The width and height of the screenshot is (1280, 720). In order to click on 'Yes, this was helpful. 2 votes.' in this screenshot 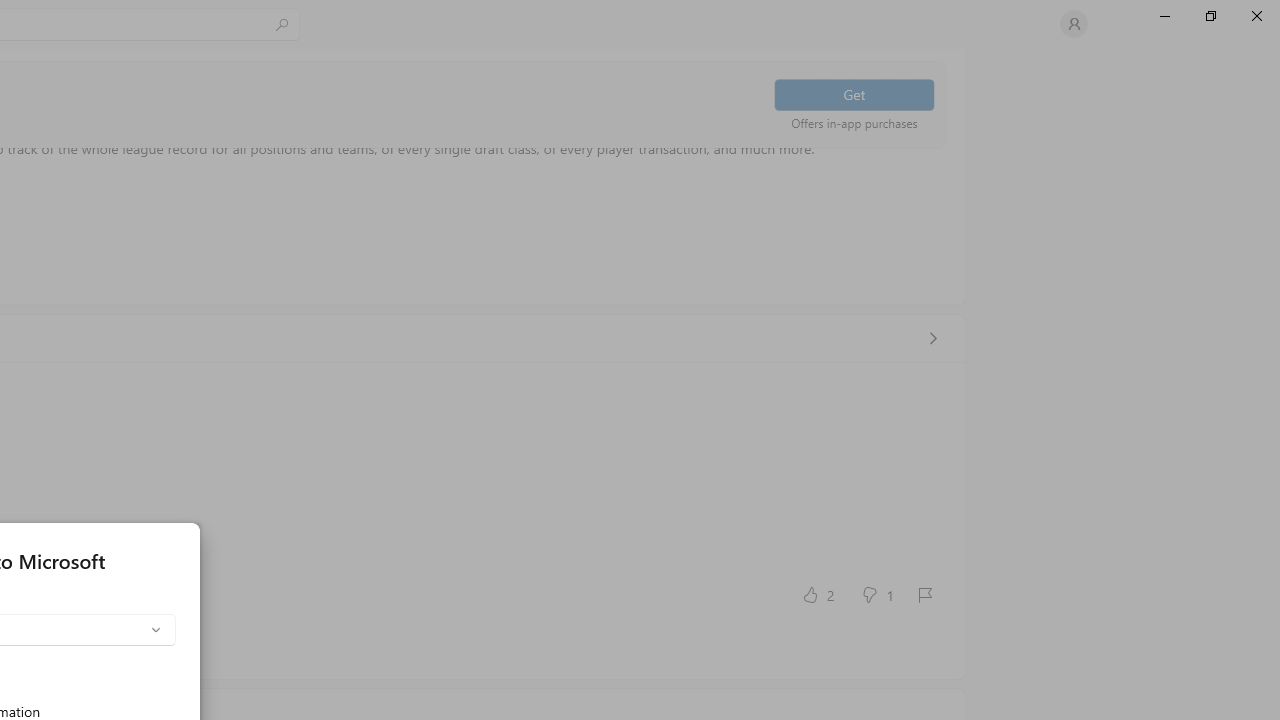, I will do `click(817, 593)`.